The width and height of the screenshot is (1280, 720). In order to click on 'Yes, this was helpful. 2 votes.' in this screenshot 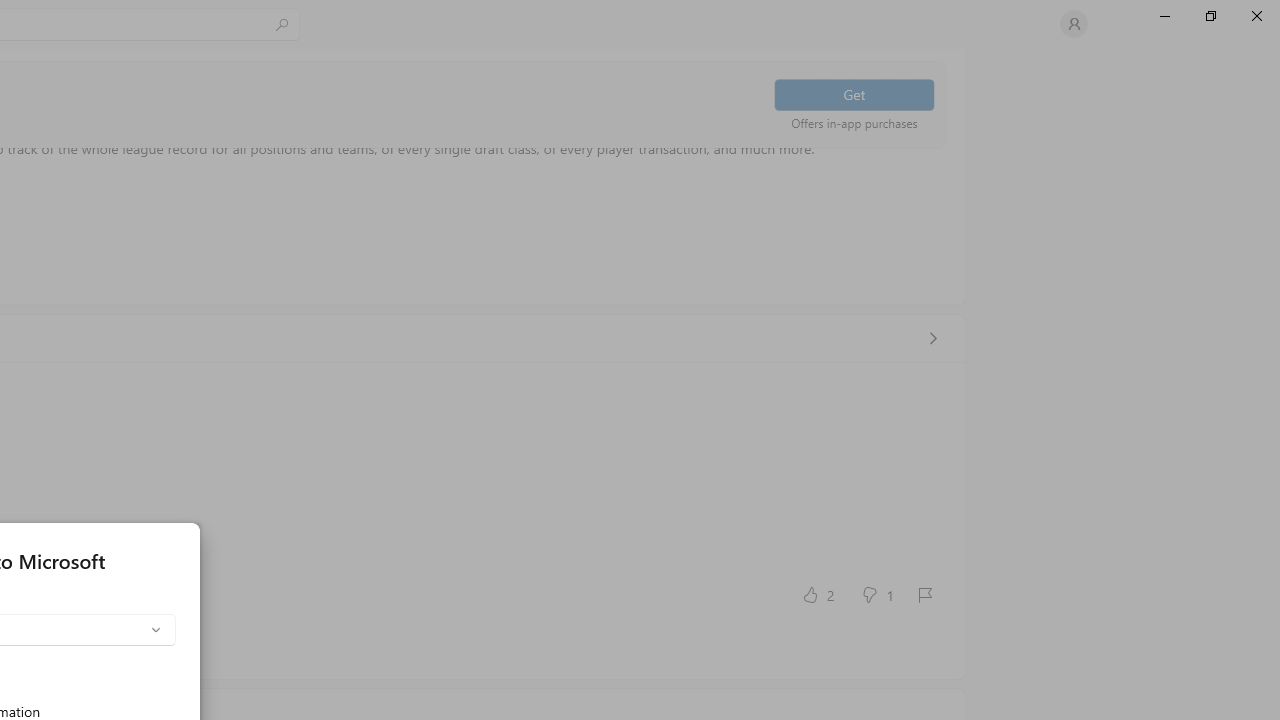, I will do `click(817, 593)`.